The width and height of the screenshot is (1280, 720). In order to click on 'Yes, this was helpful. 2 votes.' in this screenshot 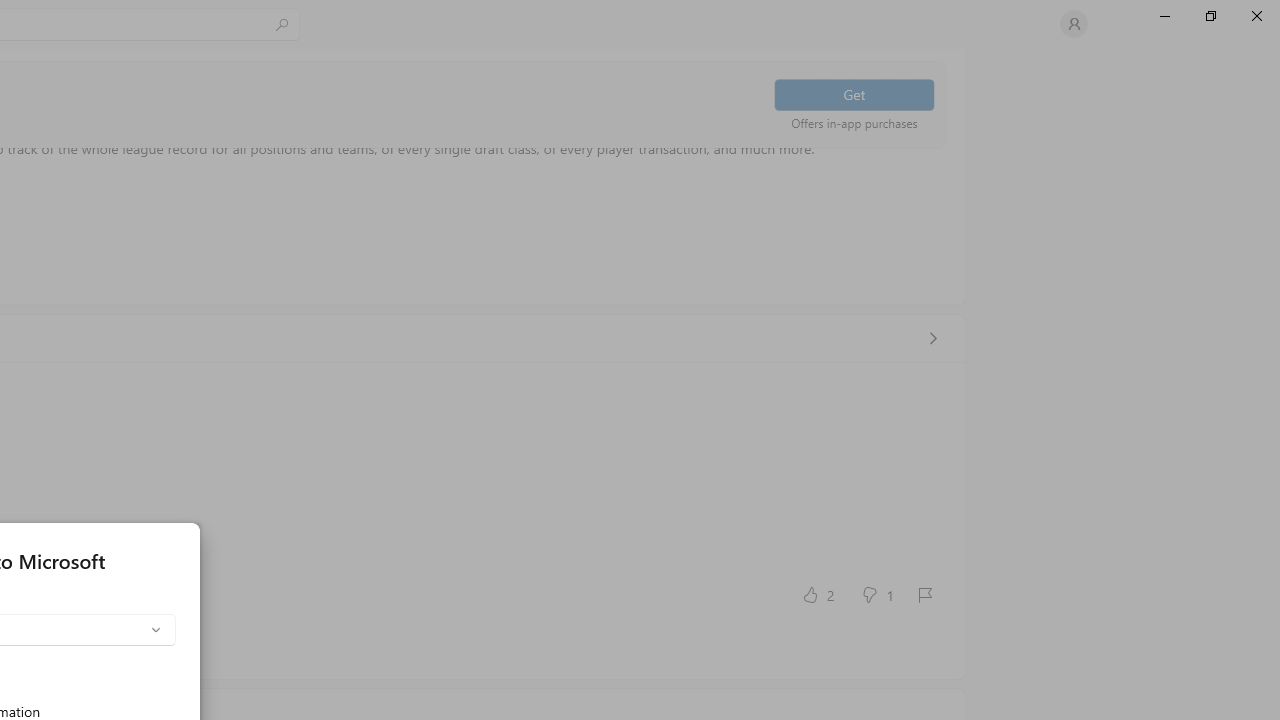, I will do `click(817, 593)`.